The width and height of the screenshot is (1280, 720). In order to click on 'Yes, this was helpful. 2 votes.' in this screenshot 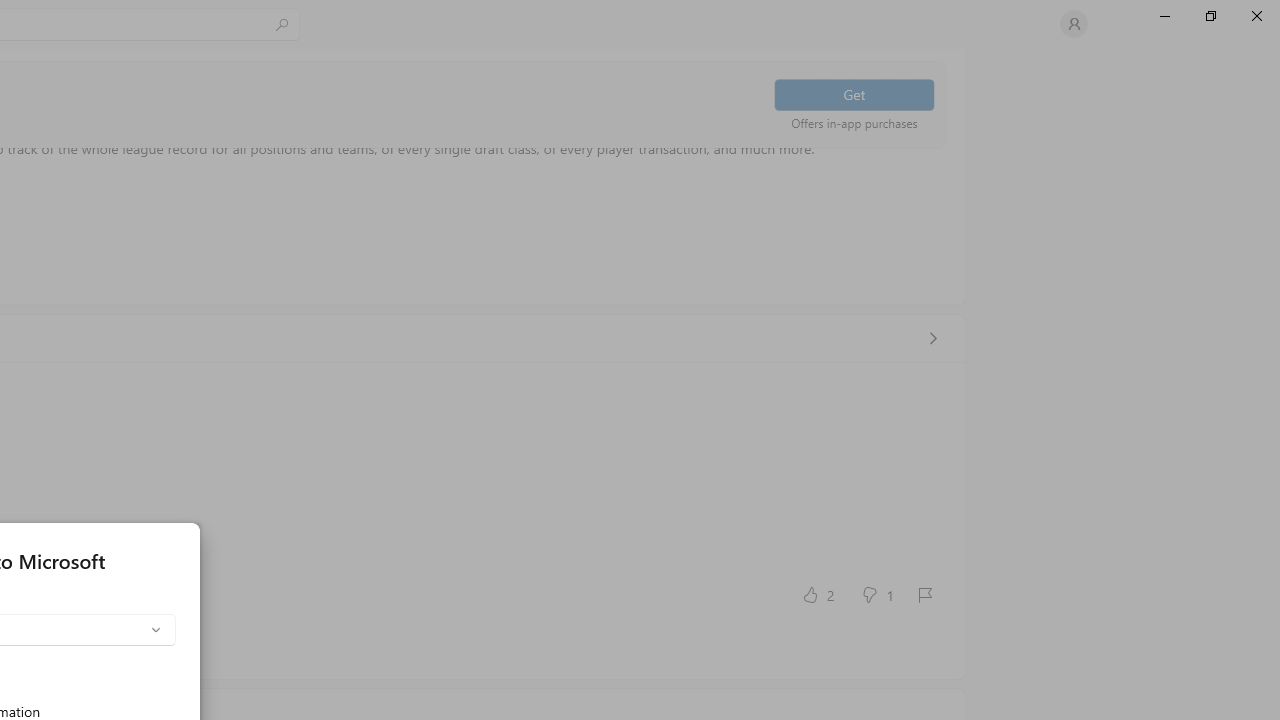, I will do `click(817, 593)`.